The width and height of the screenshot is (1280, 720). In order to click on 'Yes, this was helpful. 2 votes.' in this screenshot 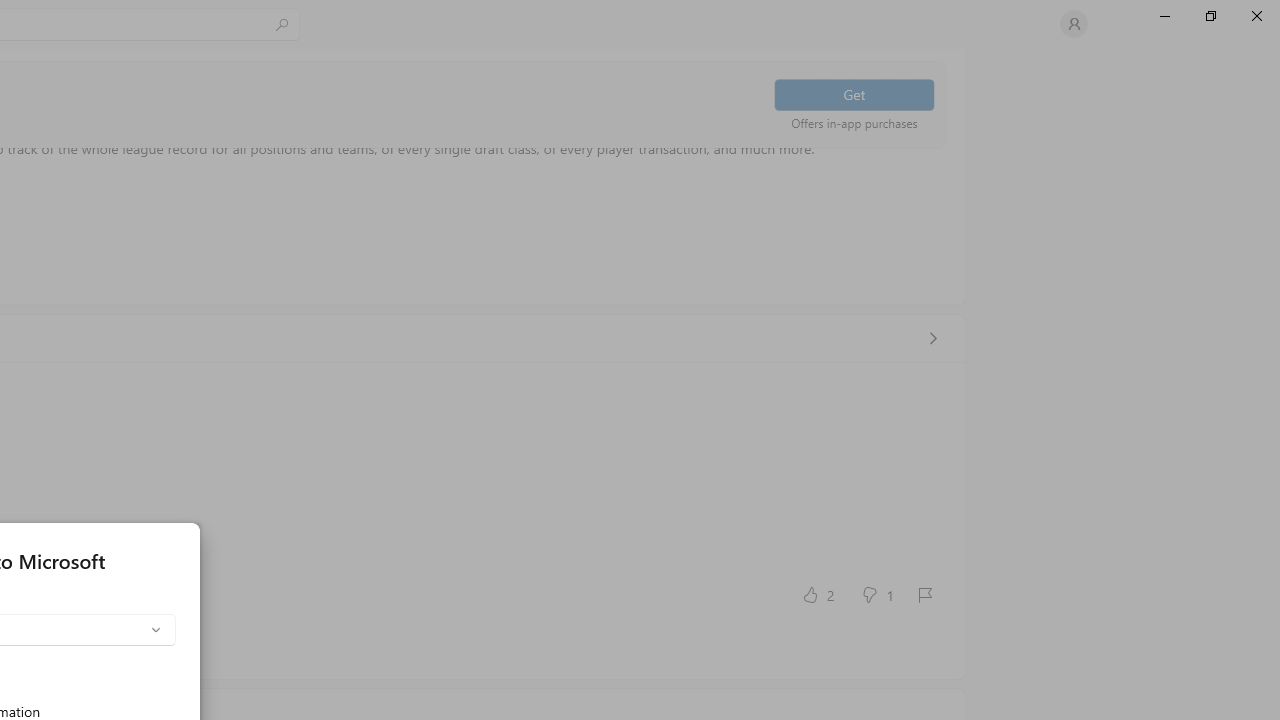, I will do `click(817, 593)`.